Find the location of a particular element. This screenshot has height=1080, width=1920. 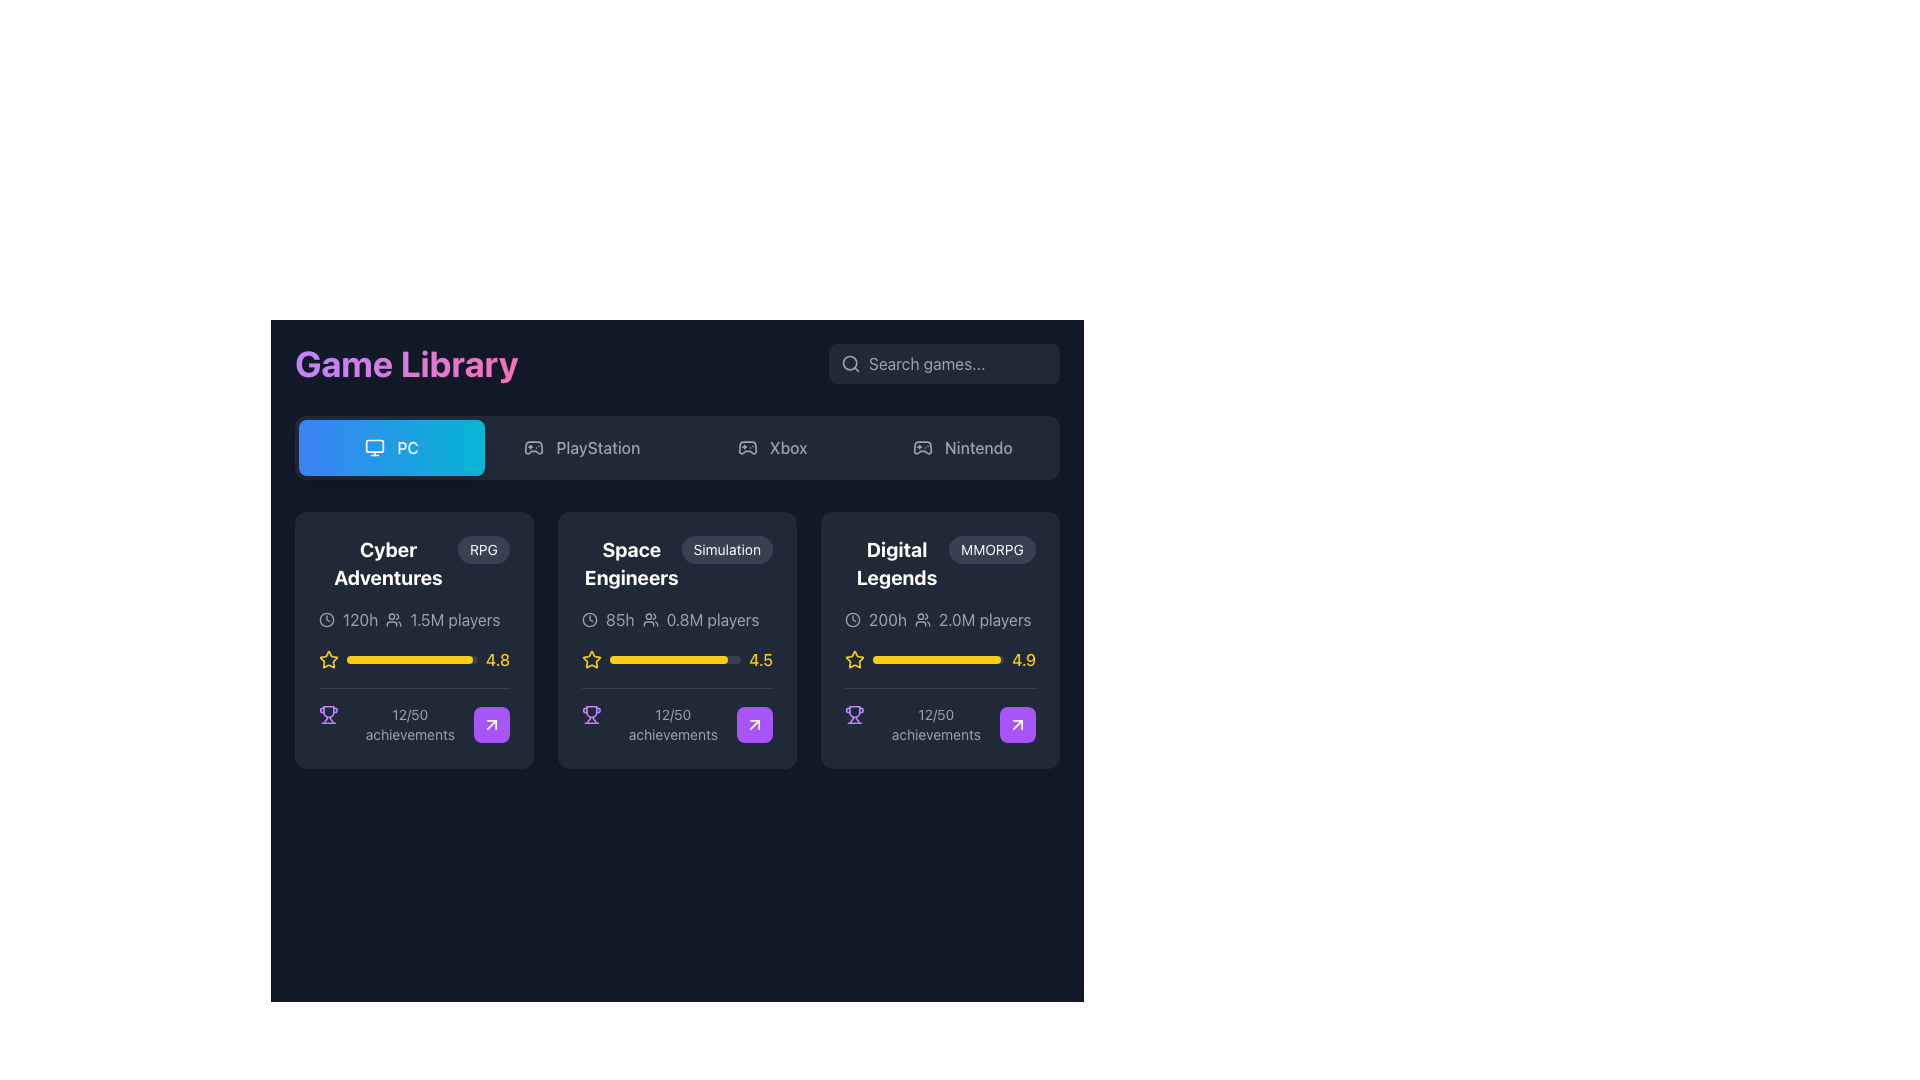

the text label displaying the numeric rating value for the 'Space Engineers' category, located at the bottom-right of the card, just after the yellow progress bar and before the purple button is located at coordinates (760, 659).